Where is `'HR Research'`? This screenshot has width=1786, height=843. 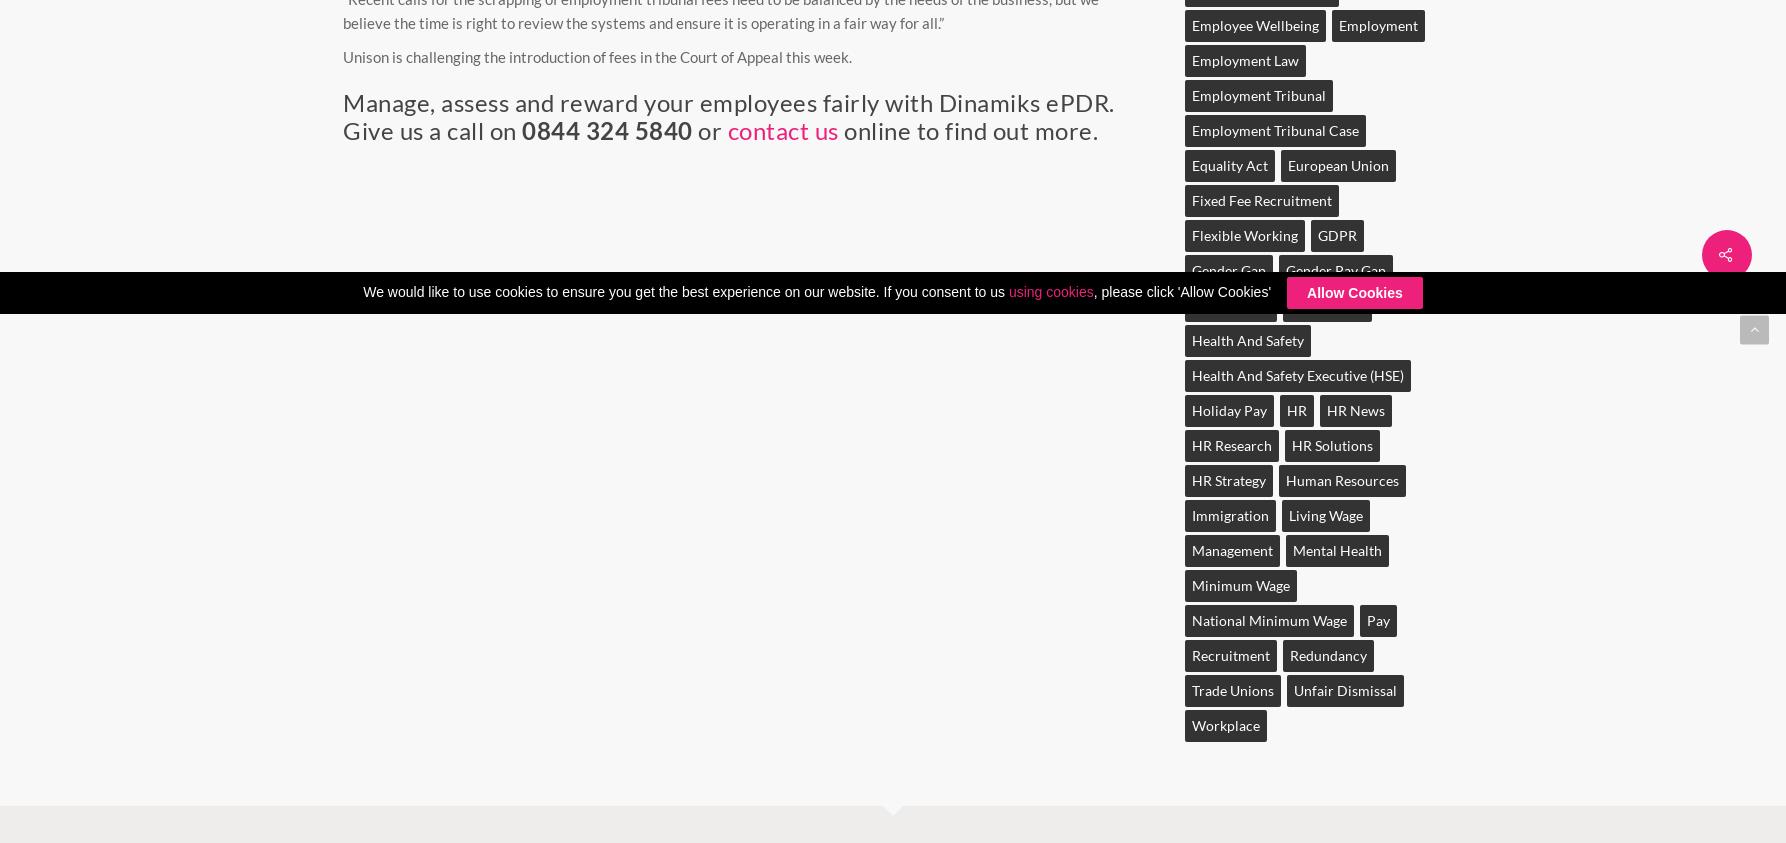 'HR Research' is located at coordinates (1230, 445).